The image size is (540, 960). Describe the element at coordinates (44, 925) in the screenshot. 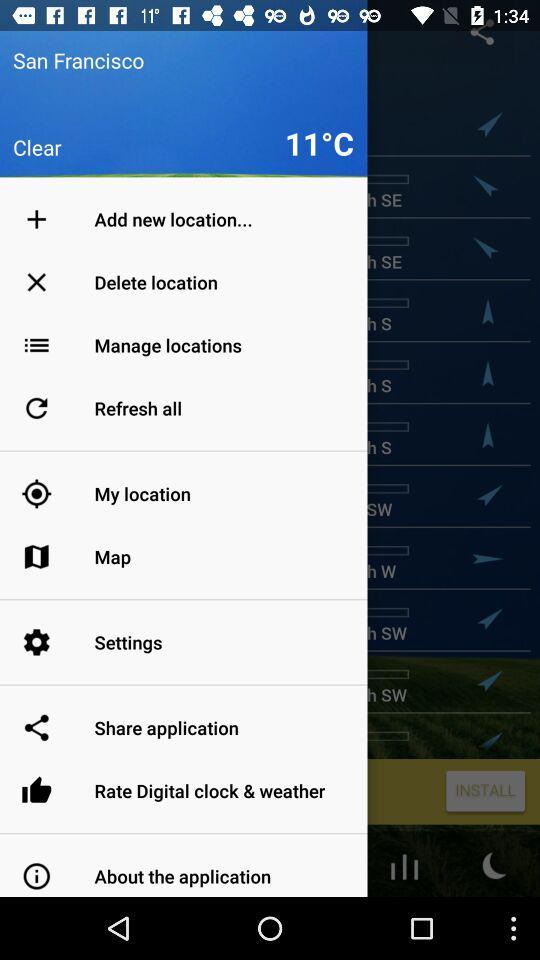

I see `the info icon` at that location.